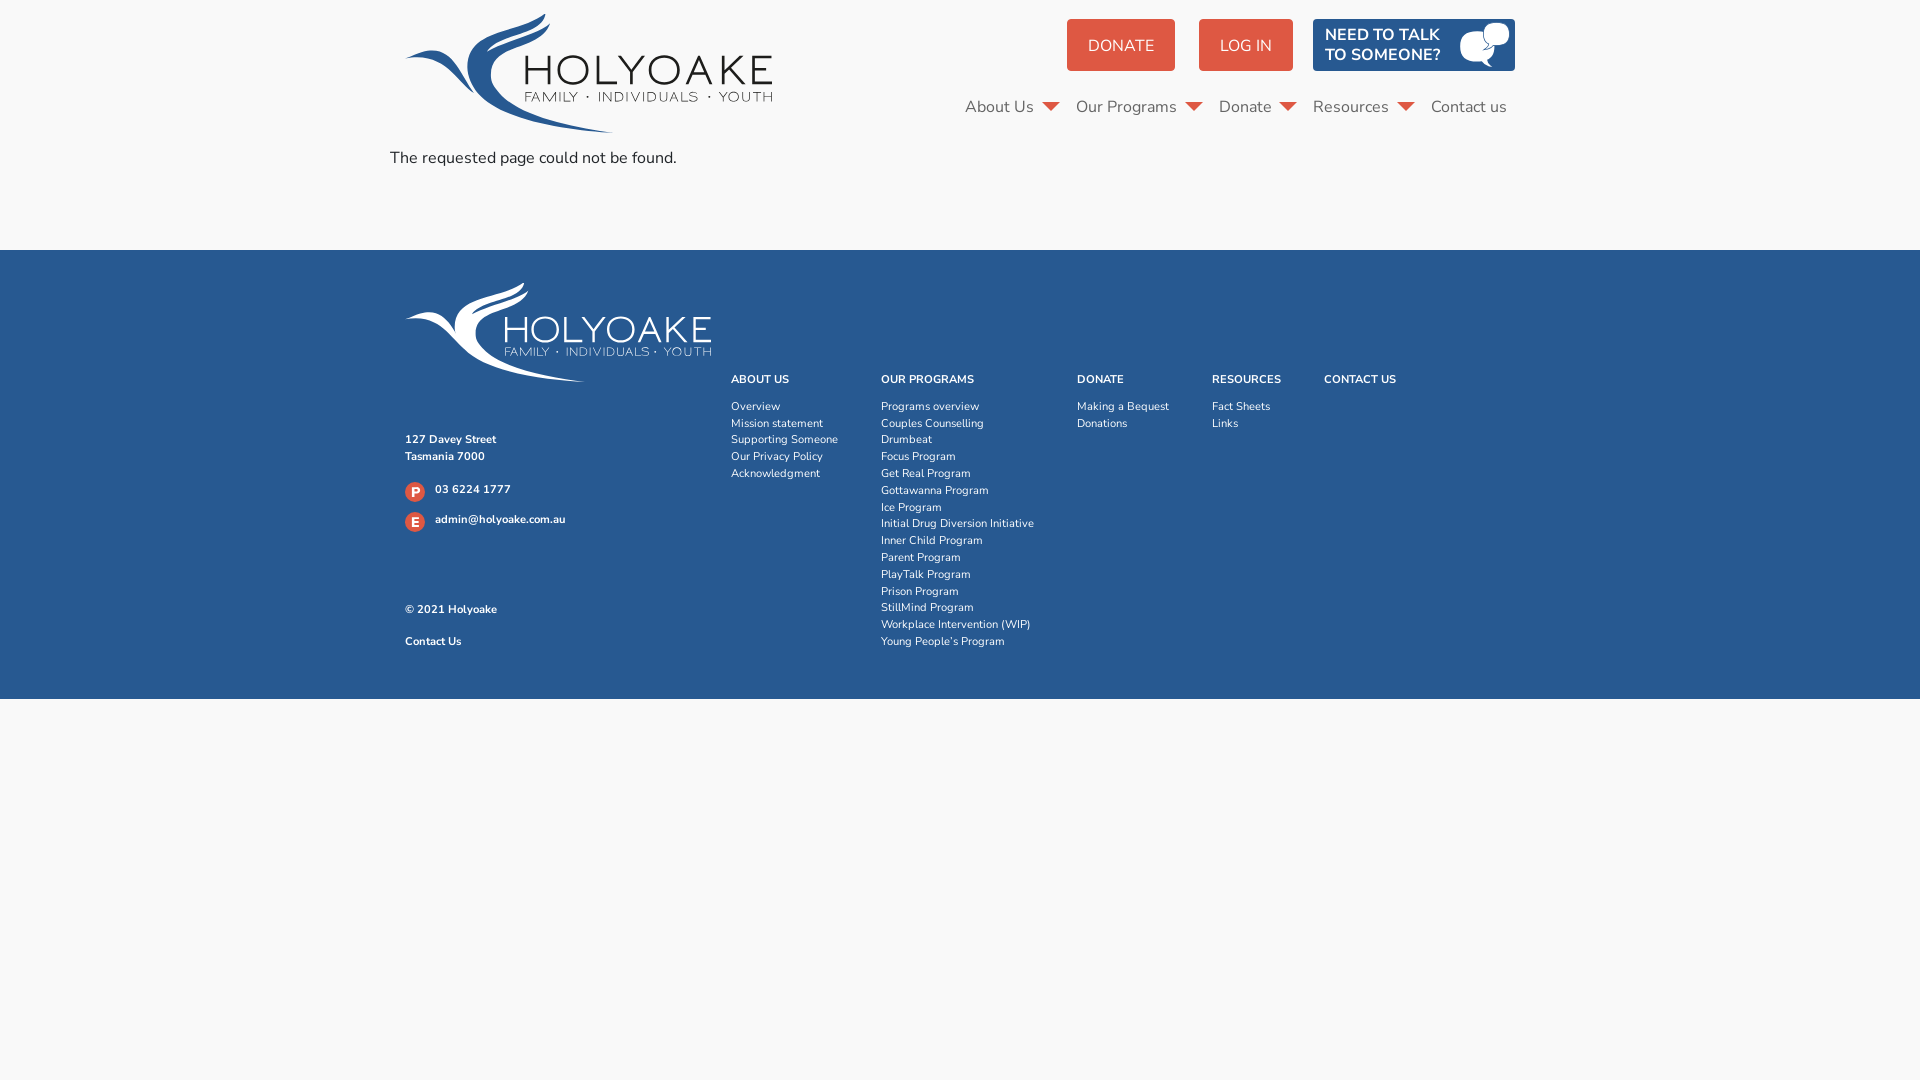  What do you see at coordinates (956, 591) in the screenshot?
I see `'Prison Program'` at bounding box center [956, 591].